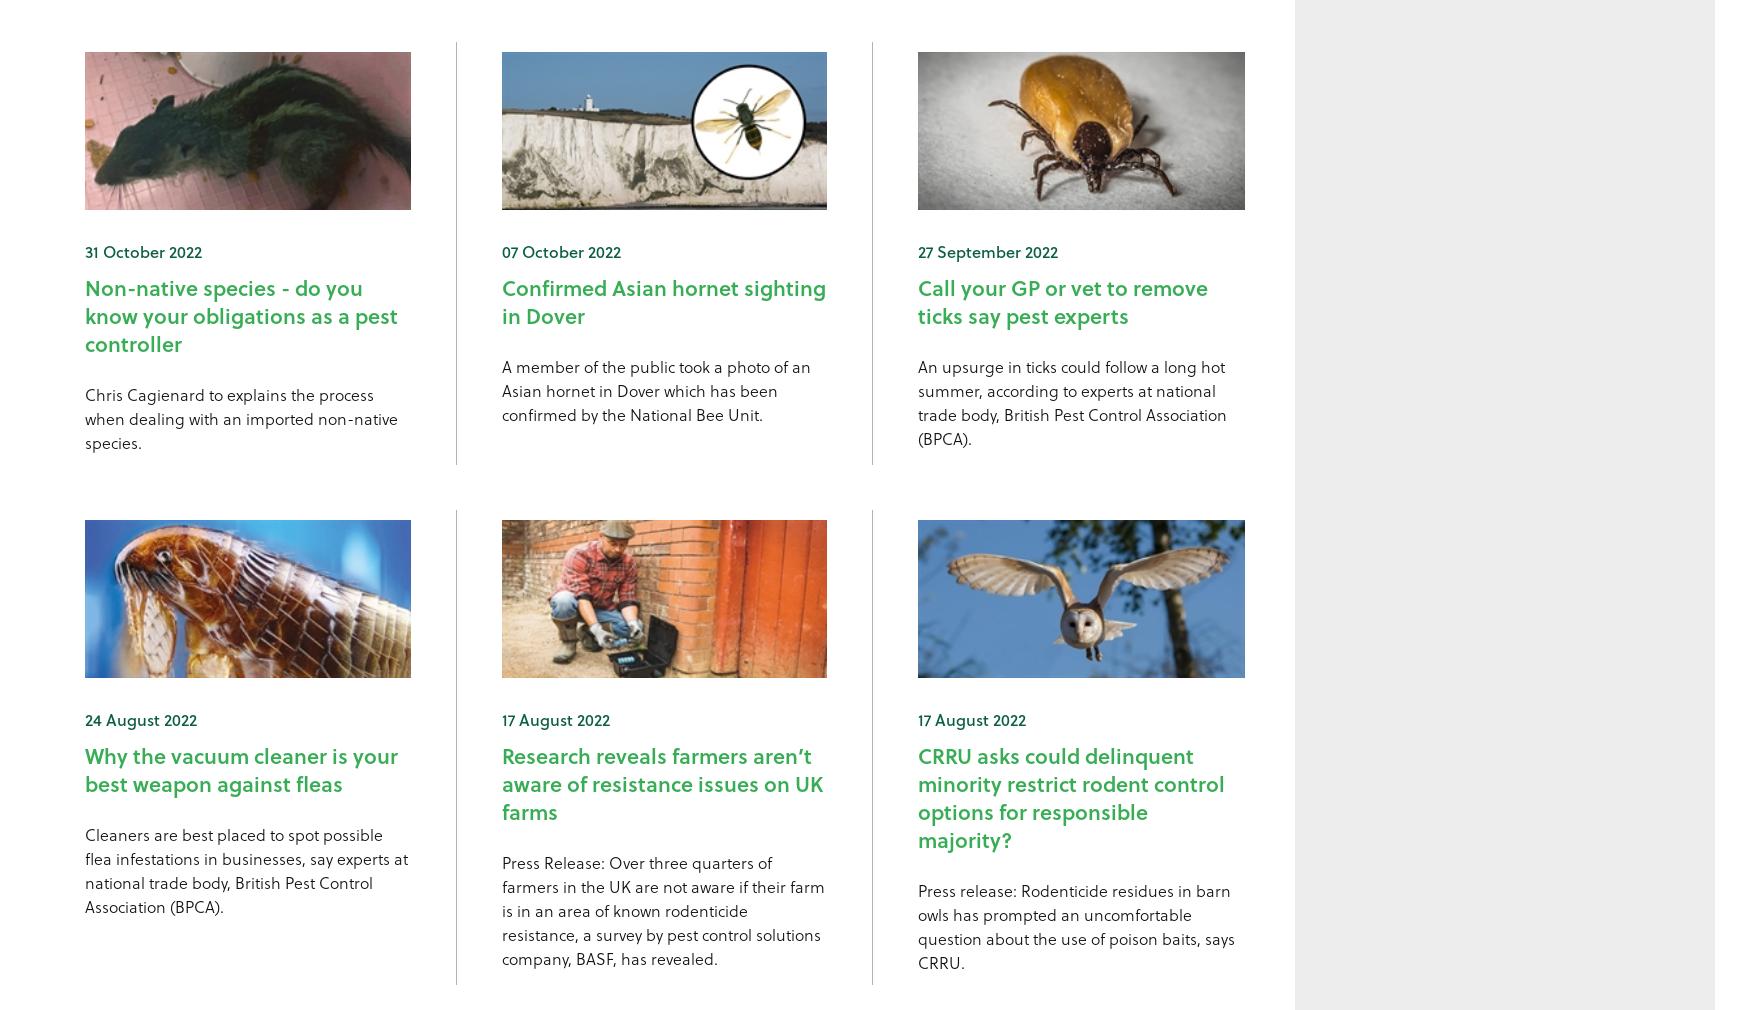  I want to click on 'Research reveals farmers aren’t aware of resistance issues on UK farms', so click(660, 782).